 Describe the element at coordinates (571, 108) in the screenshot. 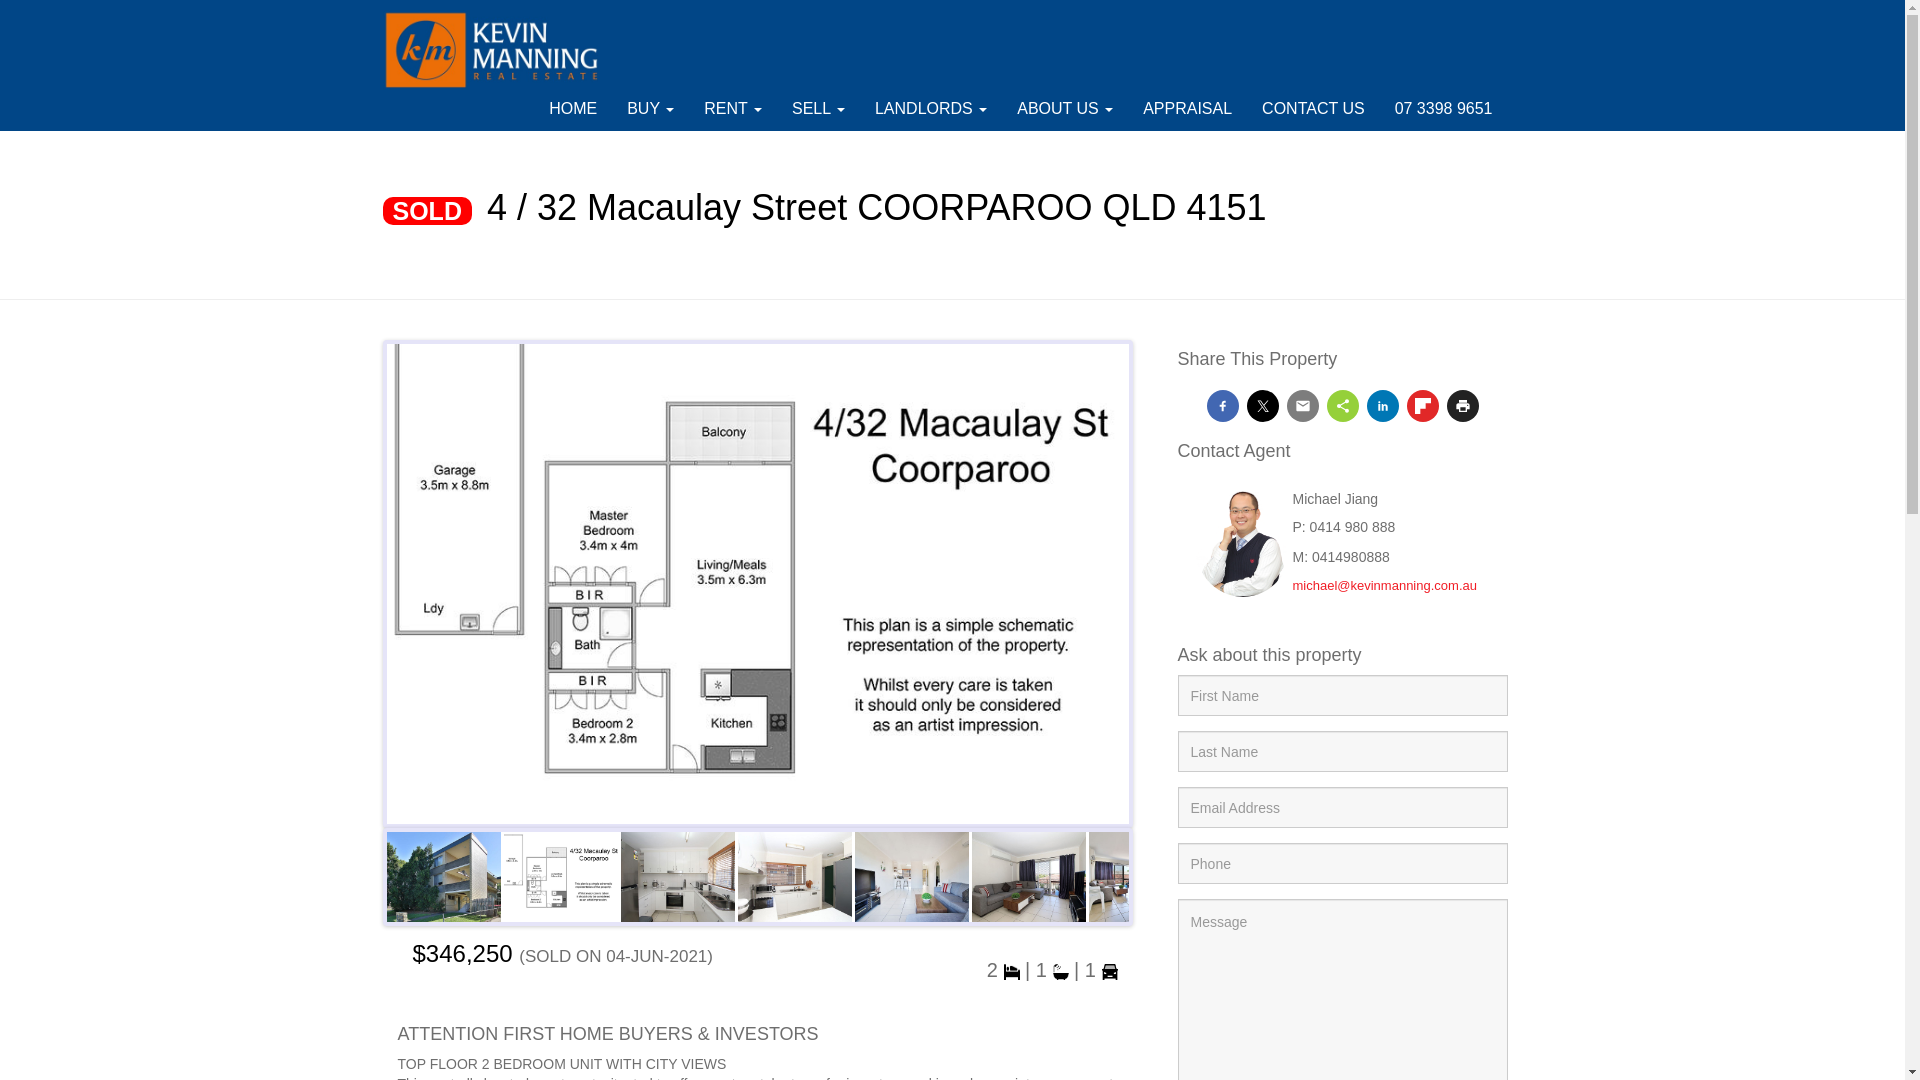

I see `'HOME'` at that location.